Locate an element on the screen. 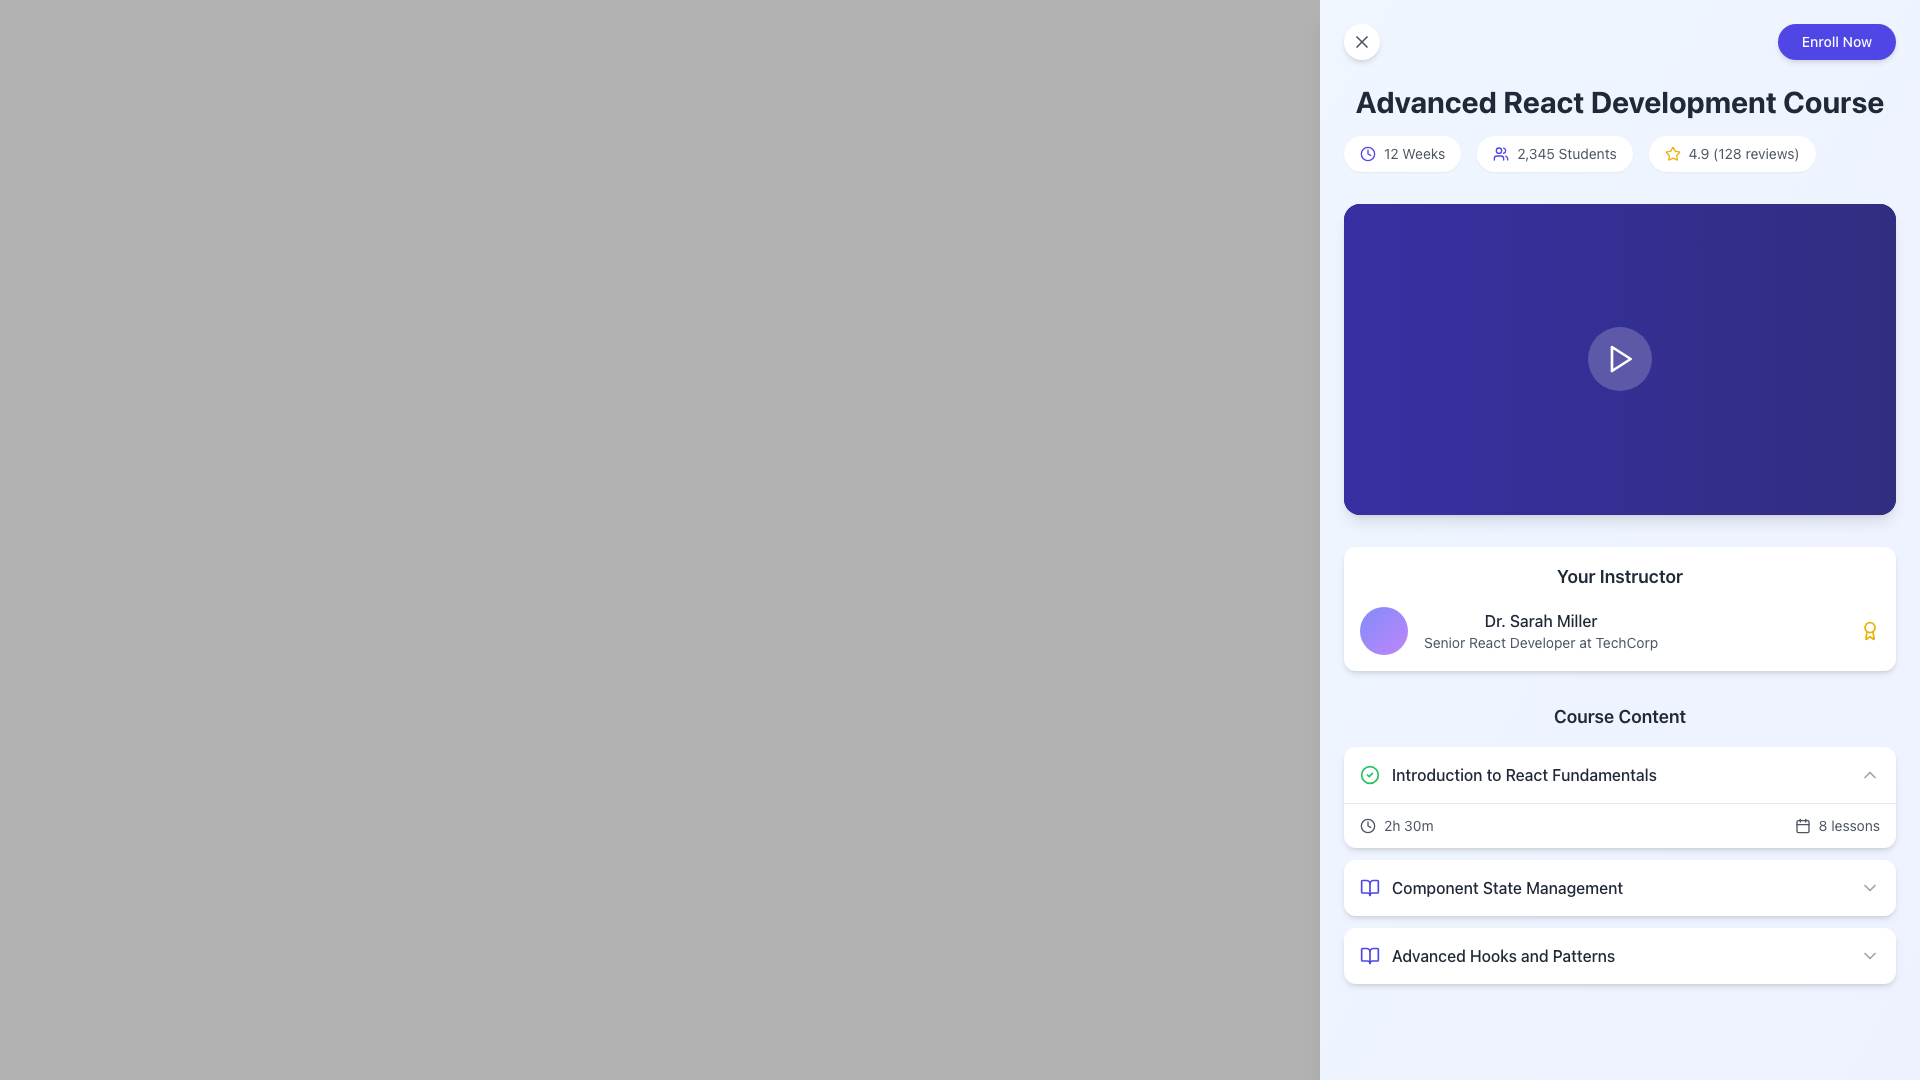 The width and height of the screenshot is (1920, 1080). the text label indicating the duration of the associated course, located in the course details section after the time icon is located at coordinates (1413, 153).